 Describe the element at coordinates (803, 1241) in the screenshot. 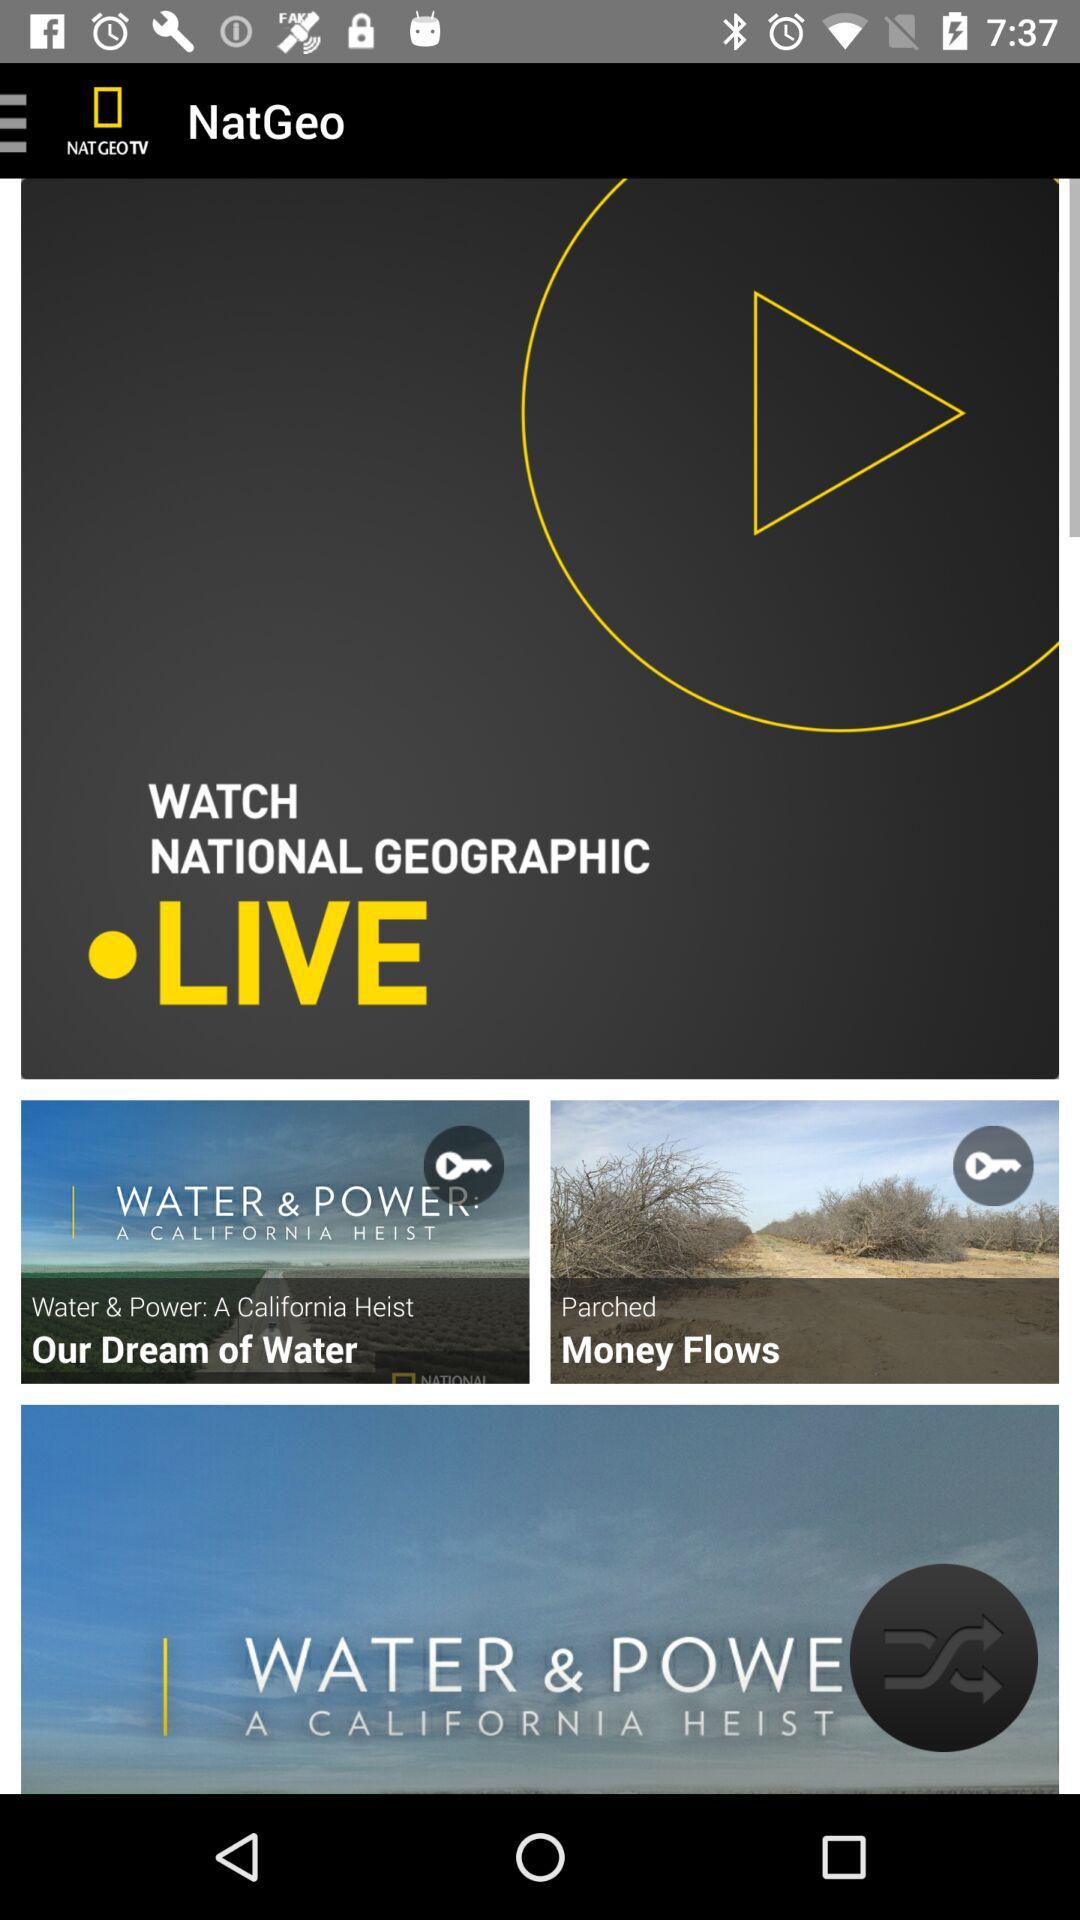

I see `advertisement` at that location.